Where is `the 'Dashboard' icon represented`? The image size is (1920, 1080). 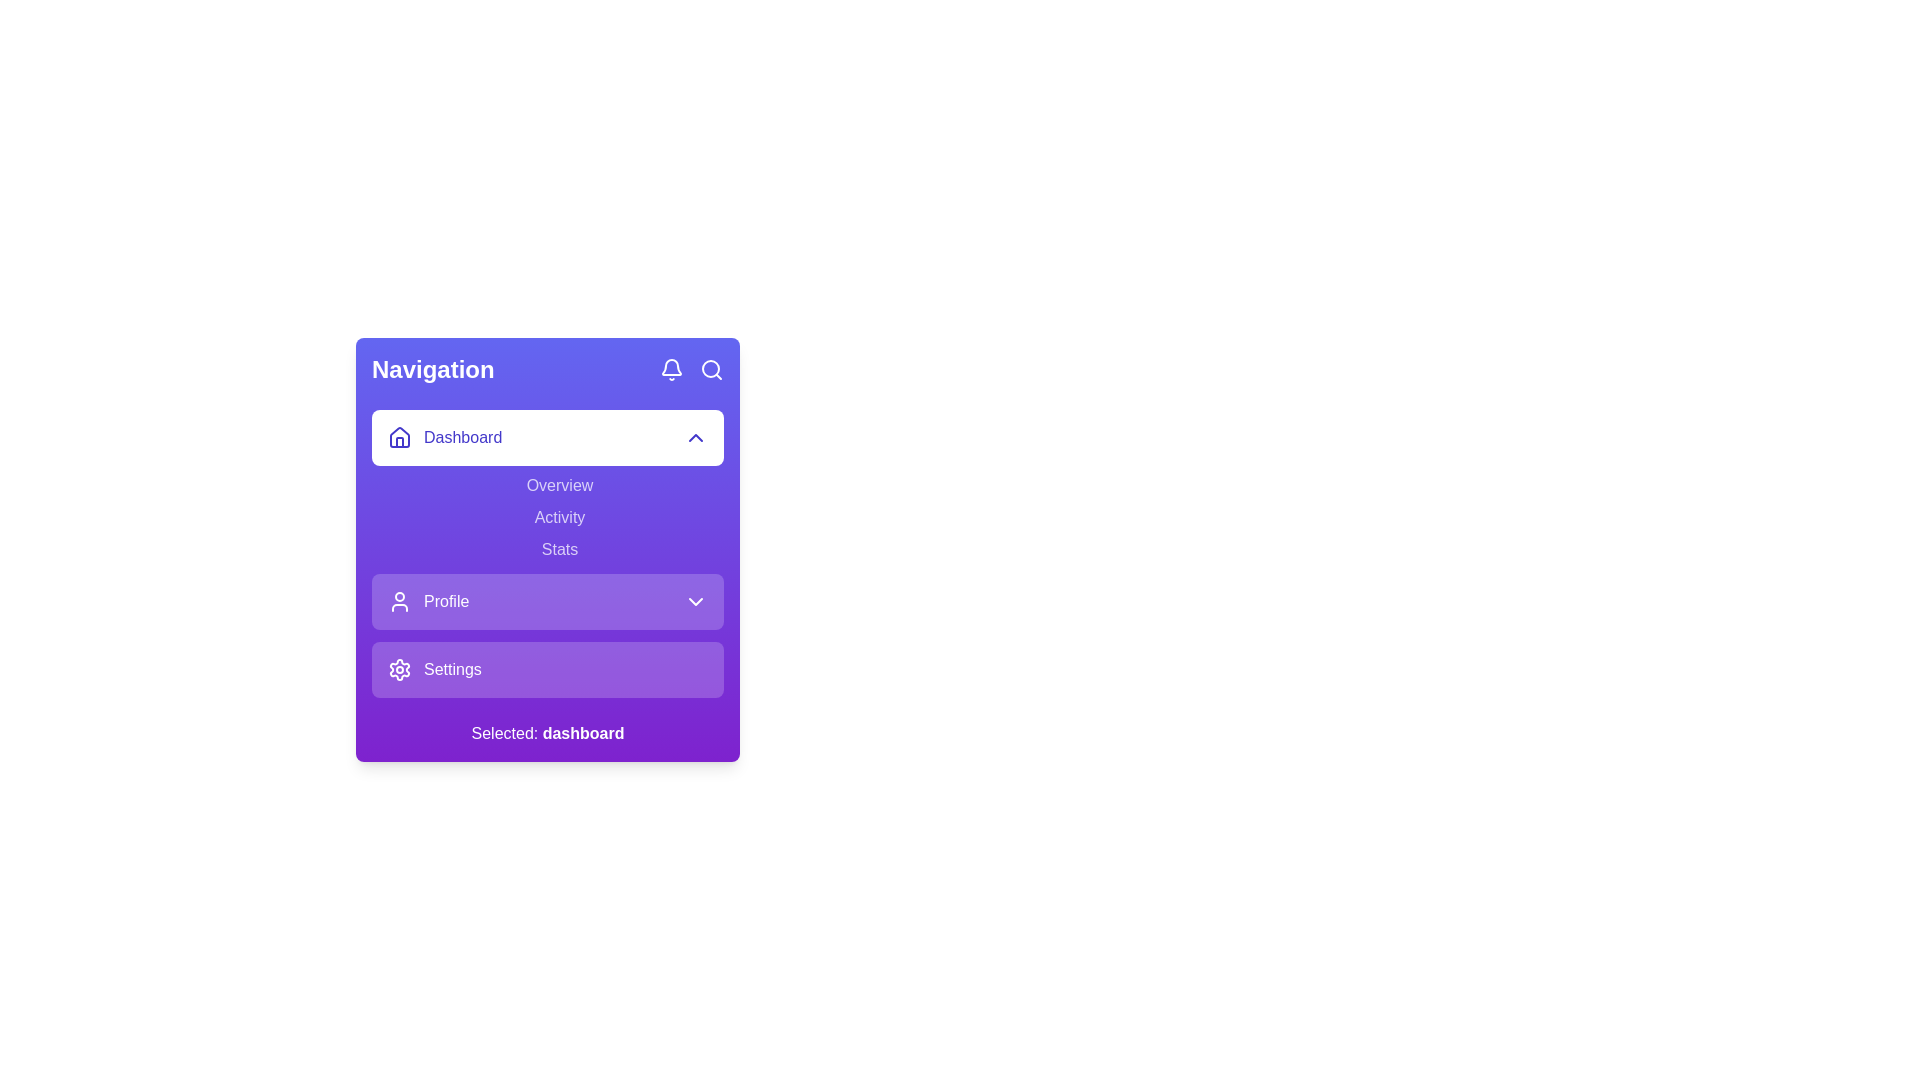
the 'Dashboard' icon represented is located at coordinates (399, 435).